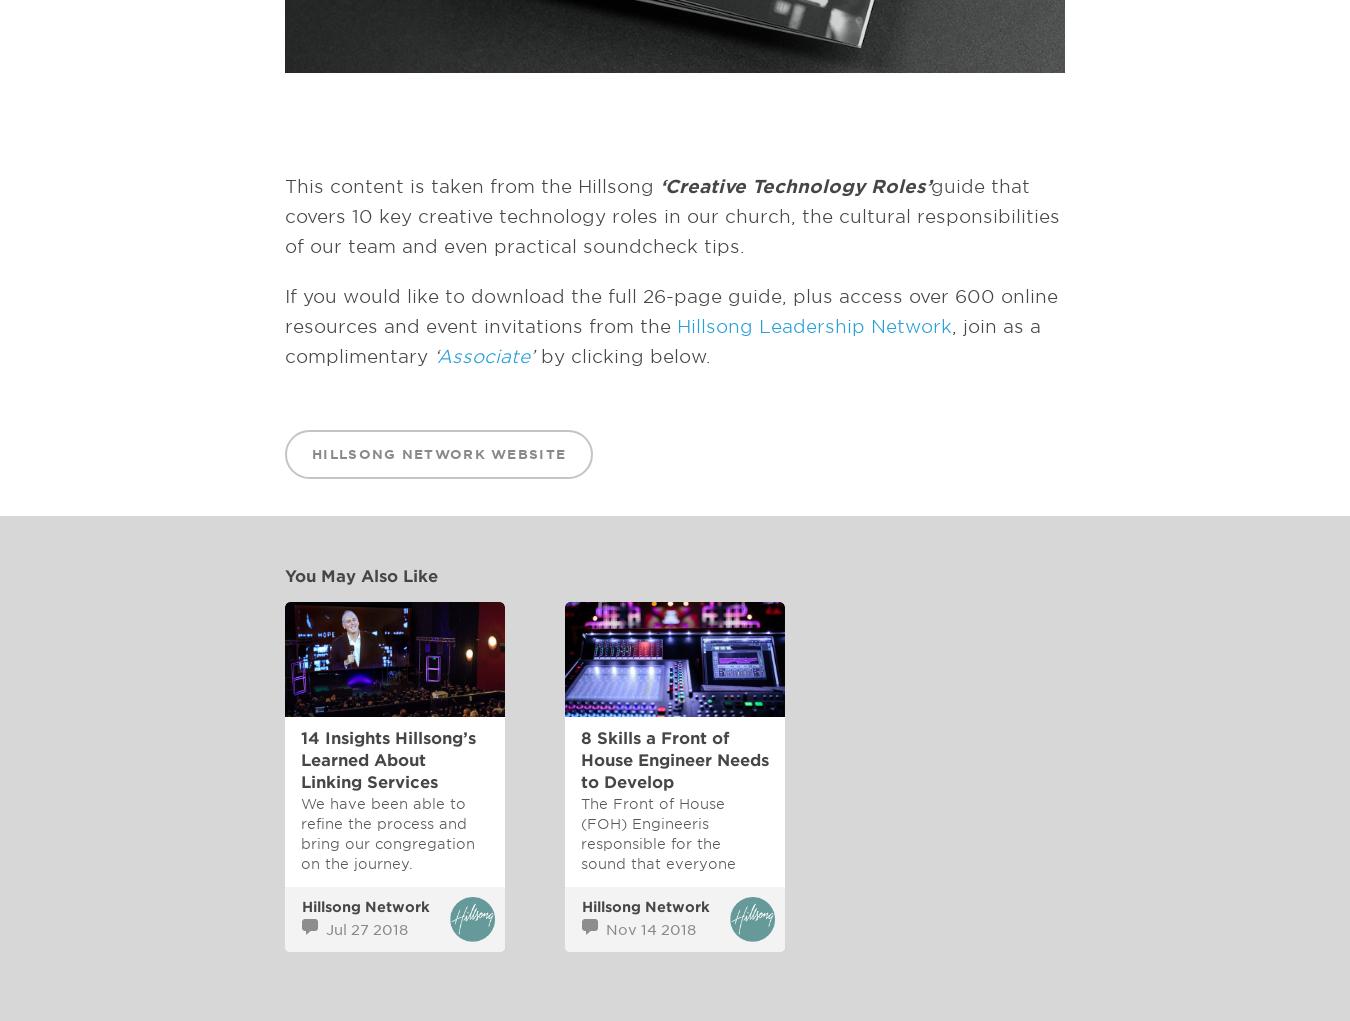  I want to click on 'by clicking below.', so click(625, 356).